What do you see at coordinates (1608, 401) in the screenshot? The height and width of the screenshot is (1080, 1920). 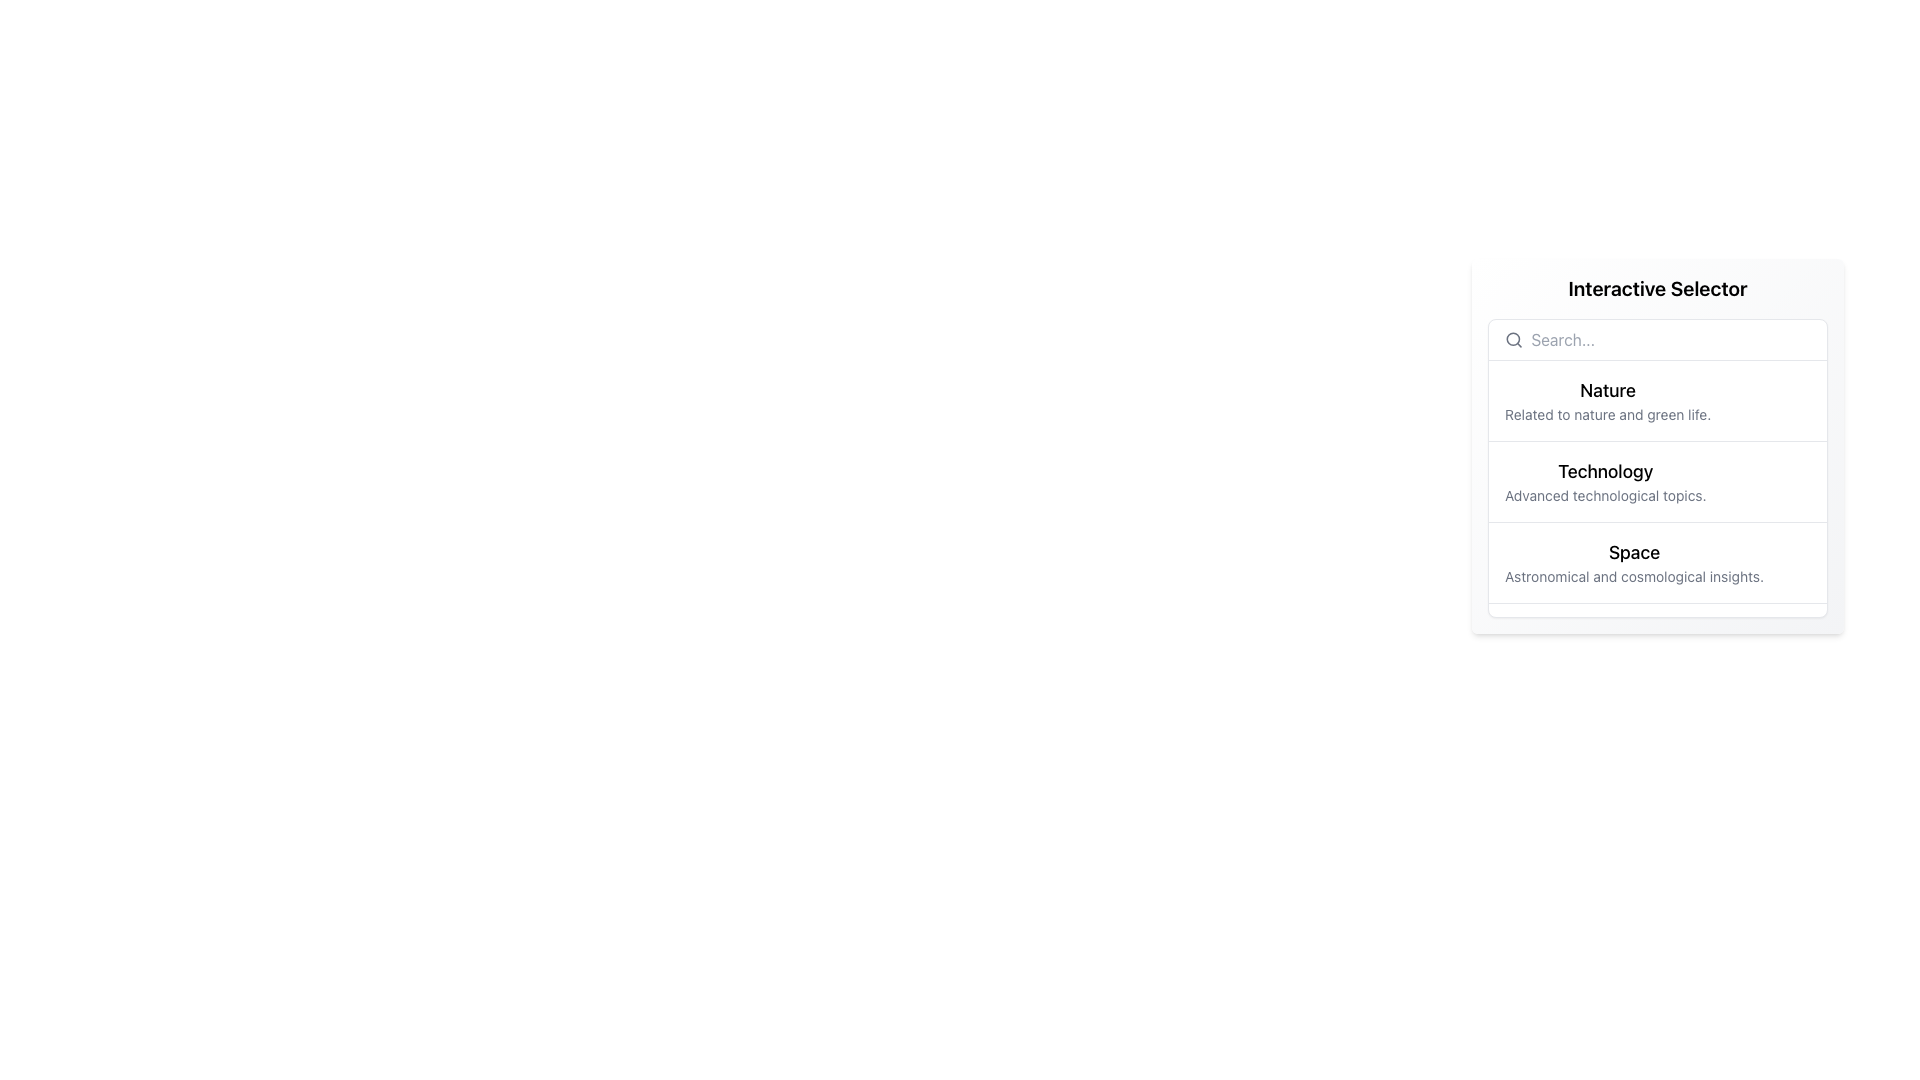 I see `the first list item in the sidebar labeled 'Nature'` at bounding box center [1608, 401].